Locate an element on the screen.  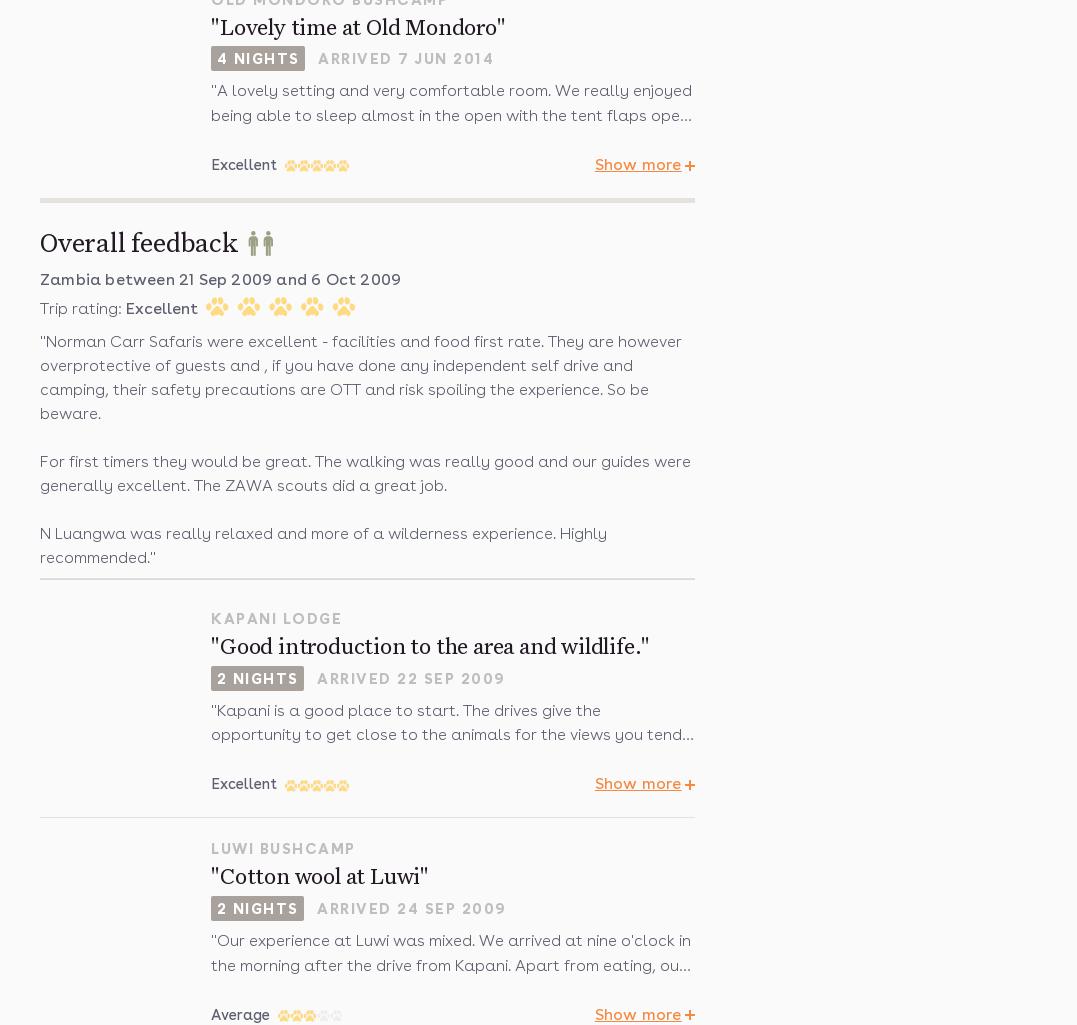
'N Luangwa was really relaxed and more of a wilderness experience. Highly recommended."' is located at coordinates (323, 543).